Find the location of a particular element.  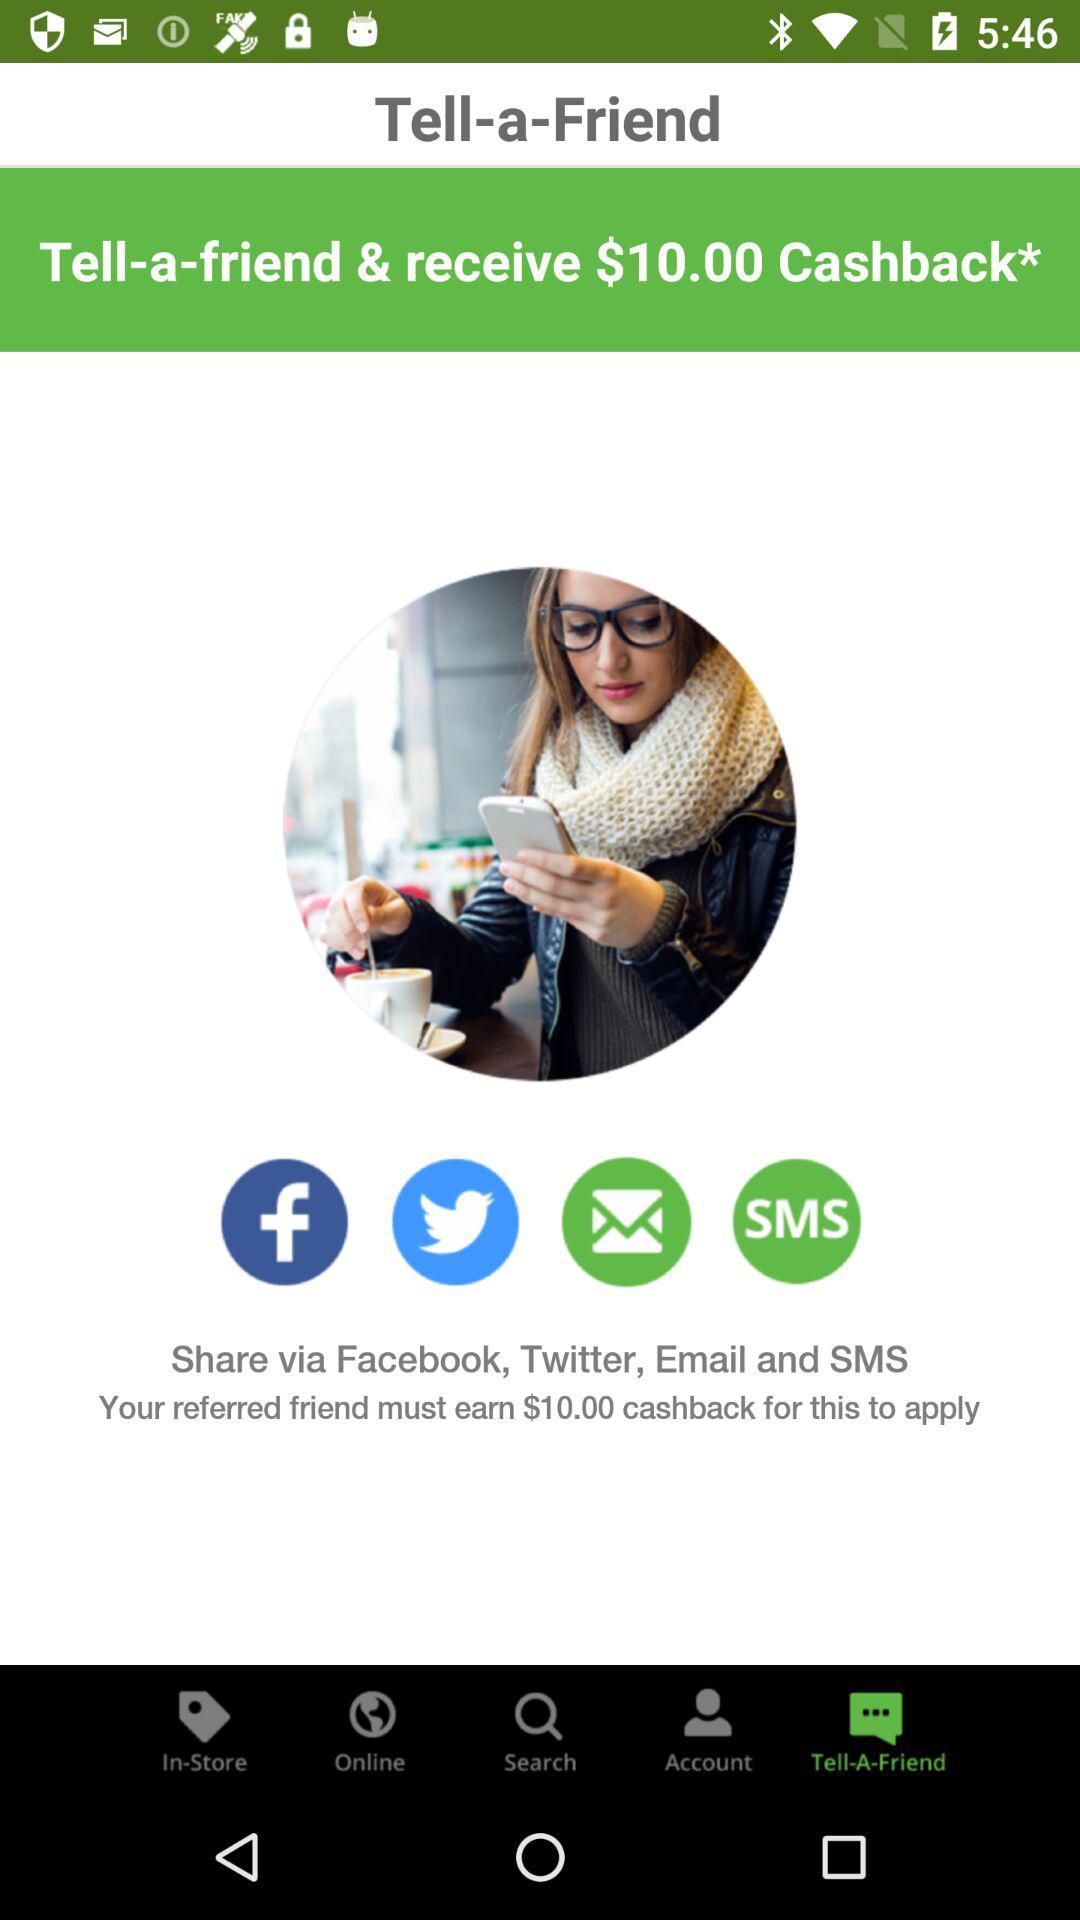

the email icon is located at coordinates (625, 1221).